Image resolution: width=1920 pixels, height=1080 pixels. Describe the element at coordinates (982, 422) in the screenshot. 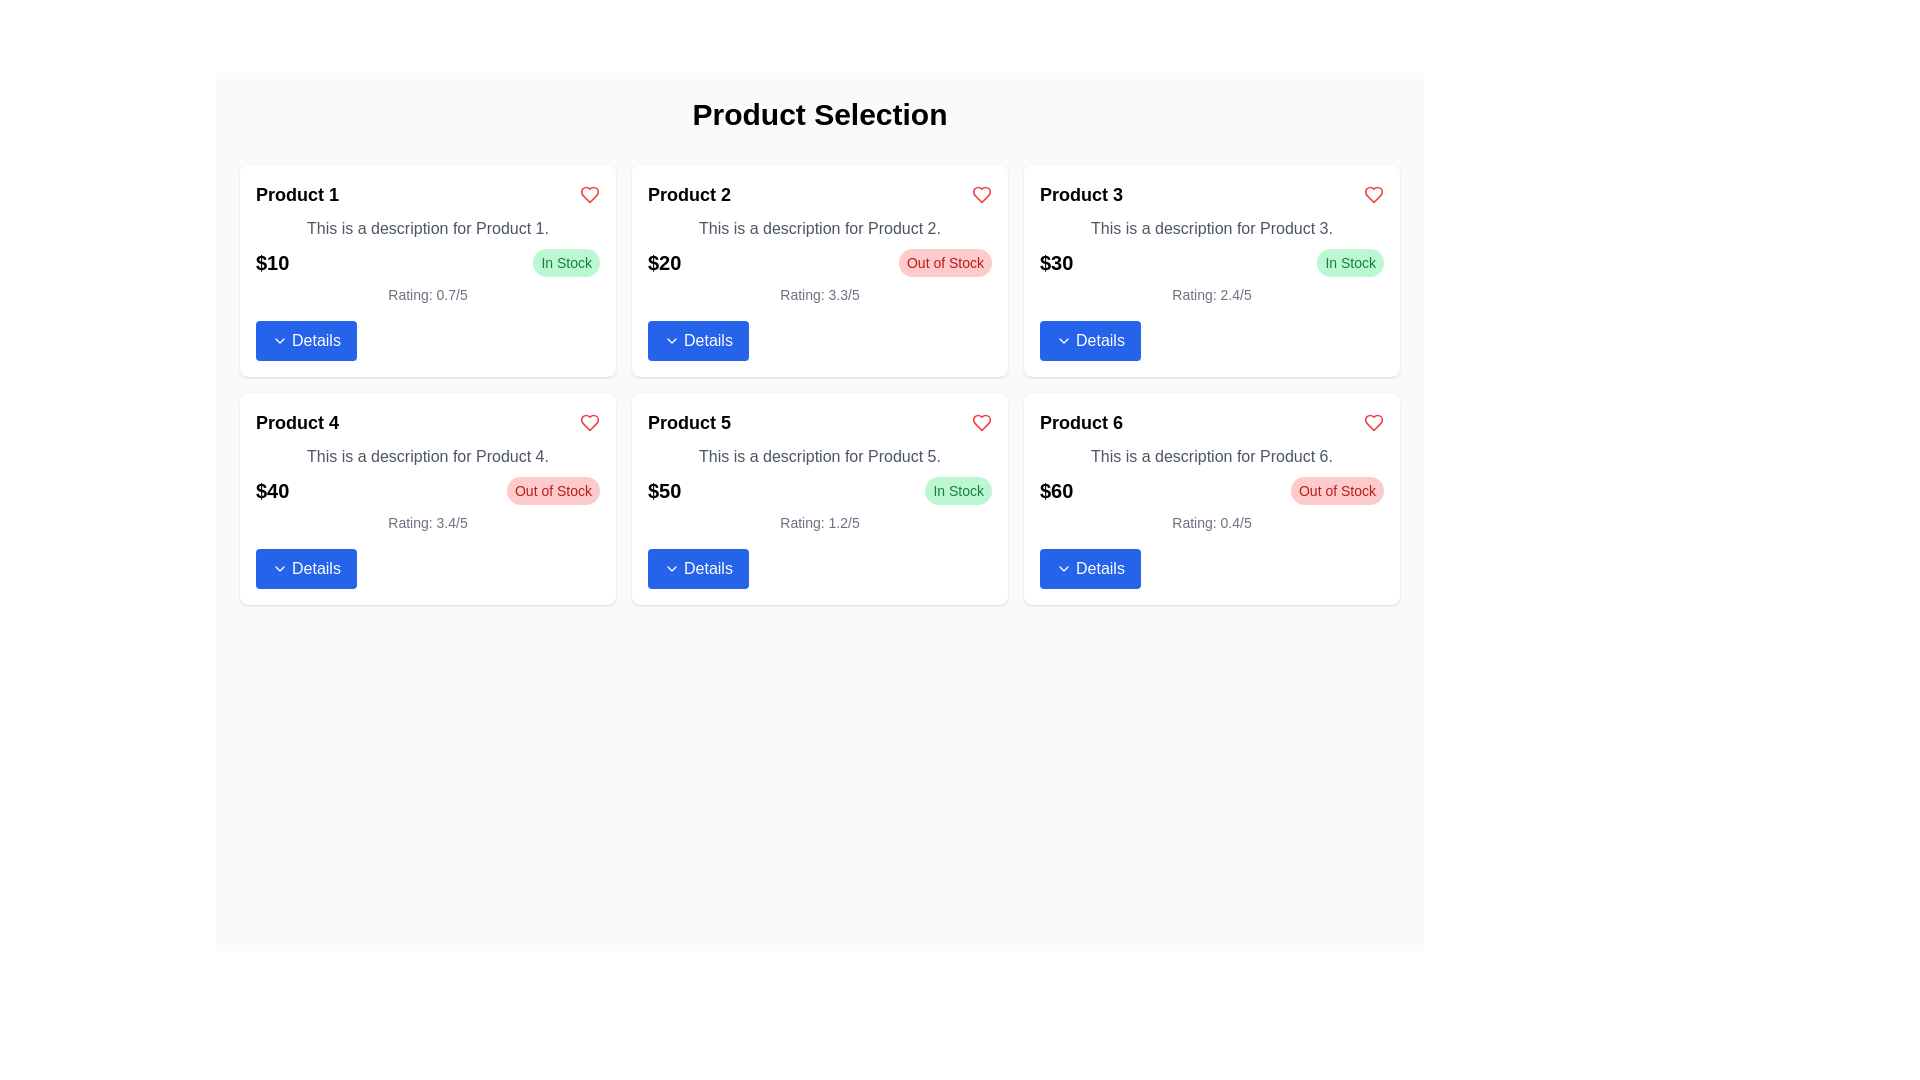

I see `the heart icon button located to the right of the product title 'Product 5'` at that location.